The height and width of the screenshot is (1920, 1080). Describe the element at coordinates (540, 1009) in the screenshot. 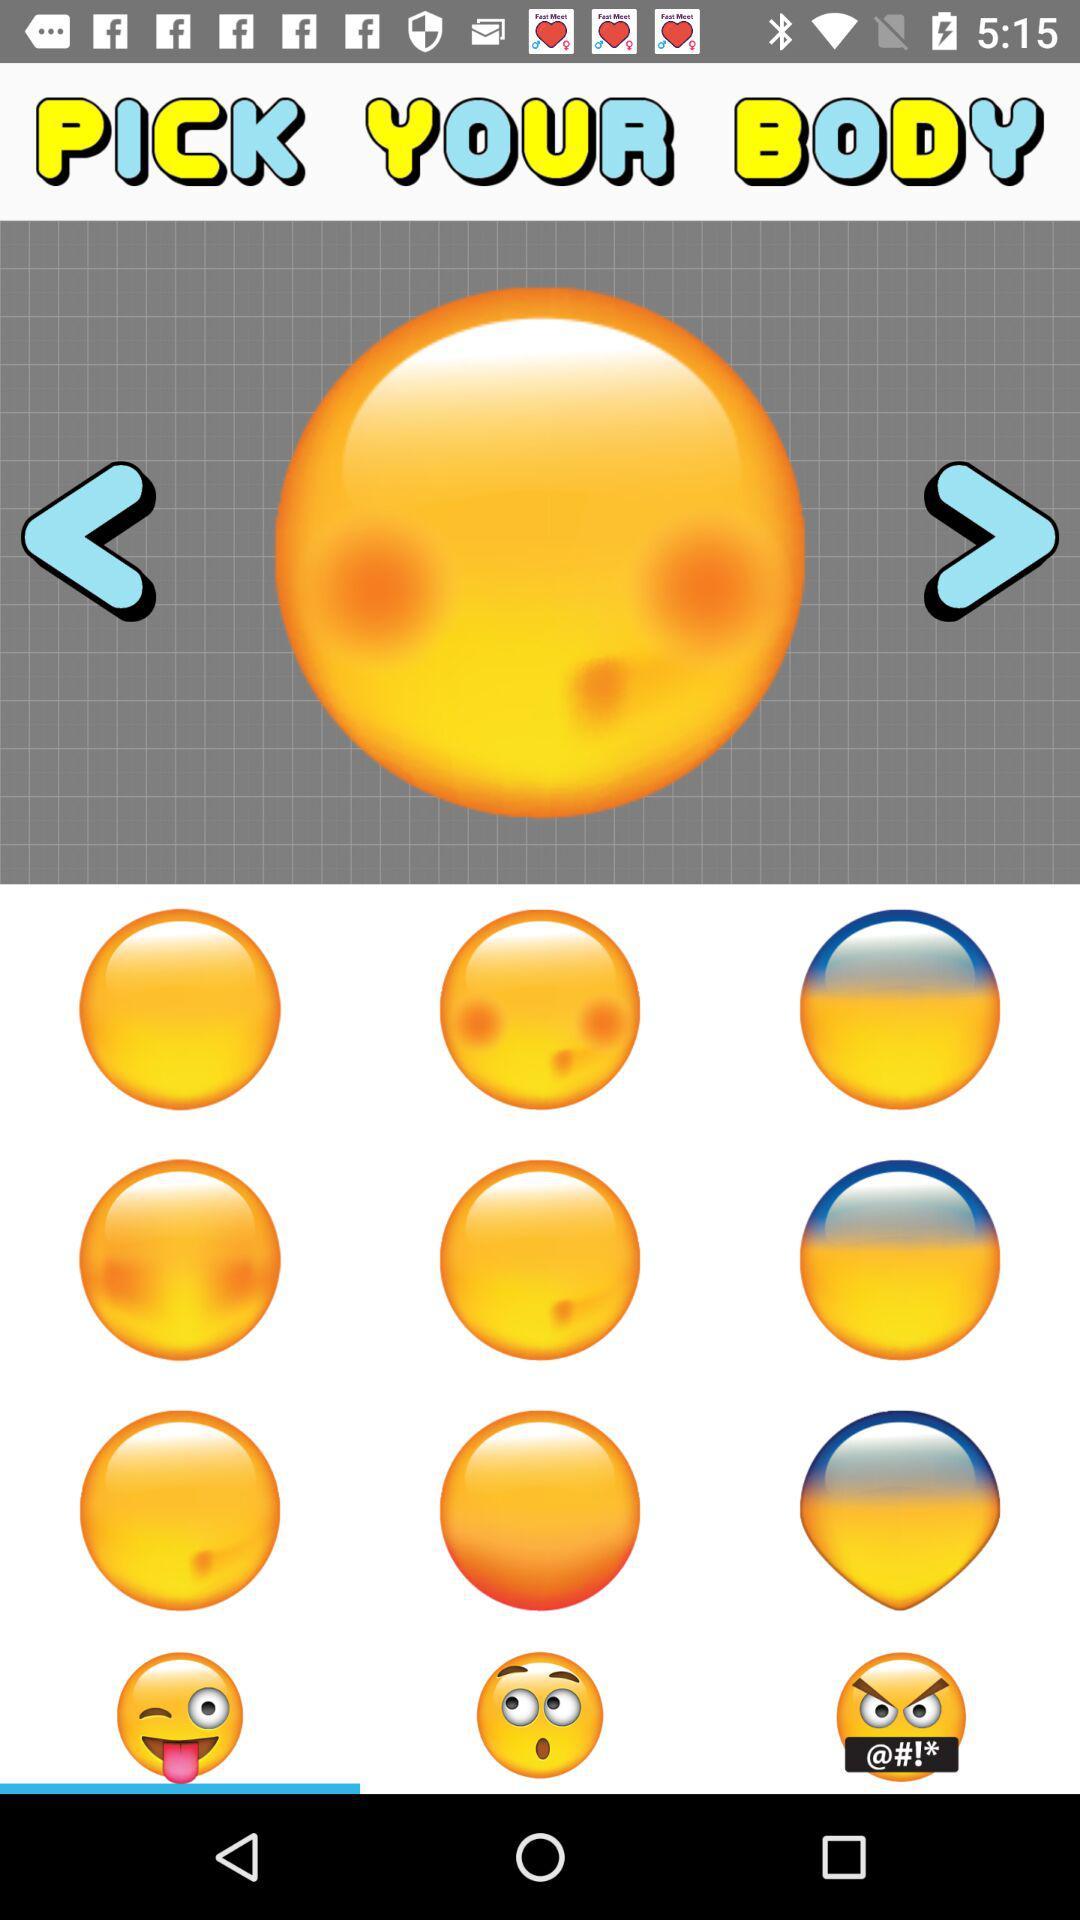

I see `emoji button` at that location.